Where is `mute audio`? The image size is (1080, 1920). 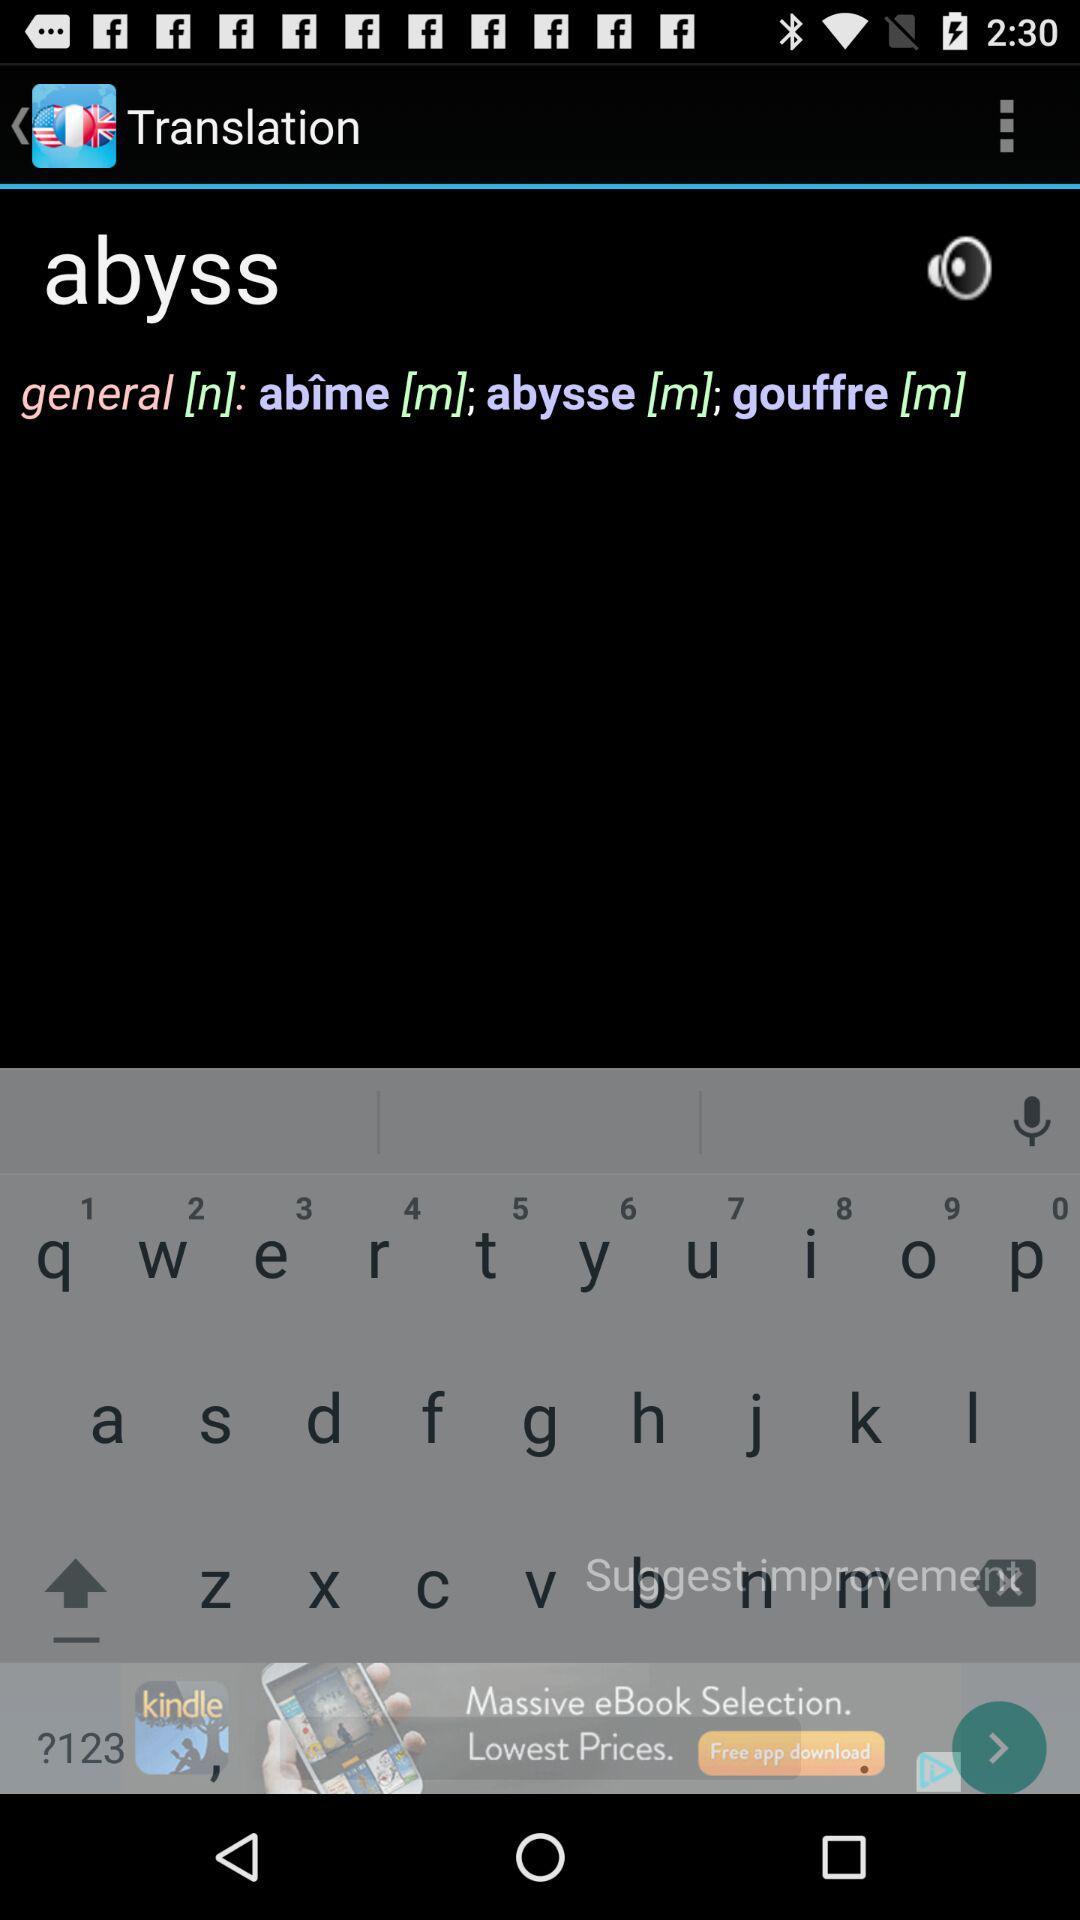
mute audio is located at coordinates (958, 266).